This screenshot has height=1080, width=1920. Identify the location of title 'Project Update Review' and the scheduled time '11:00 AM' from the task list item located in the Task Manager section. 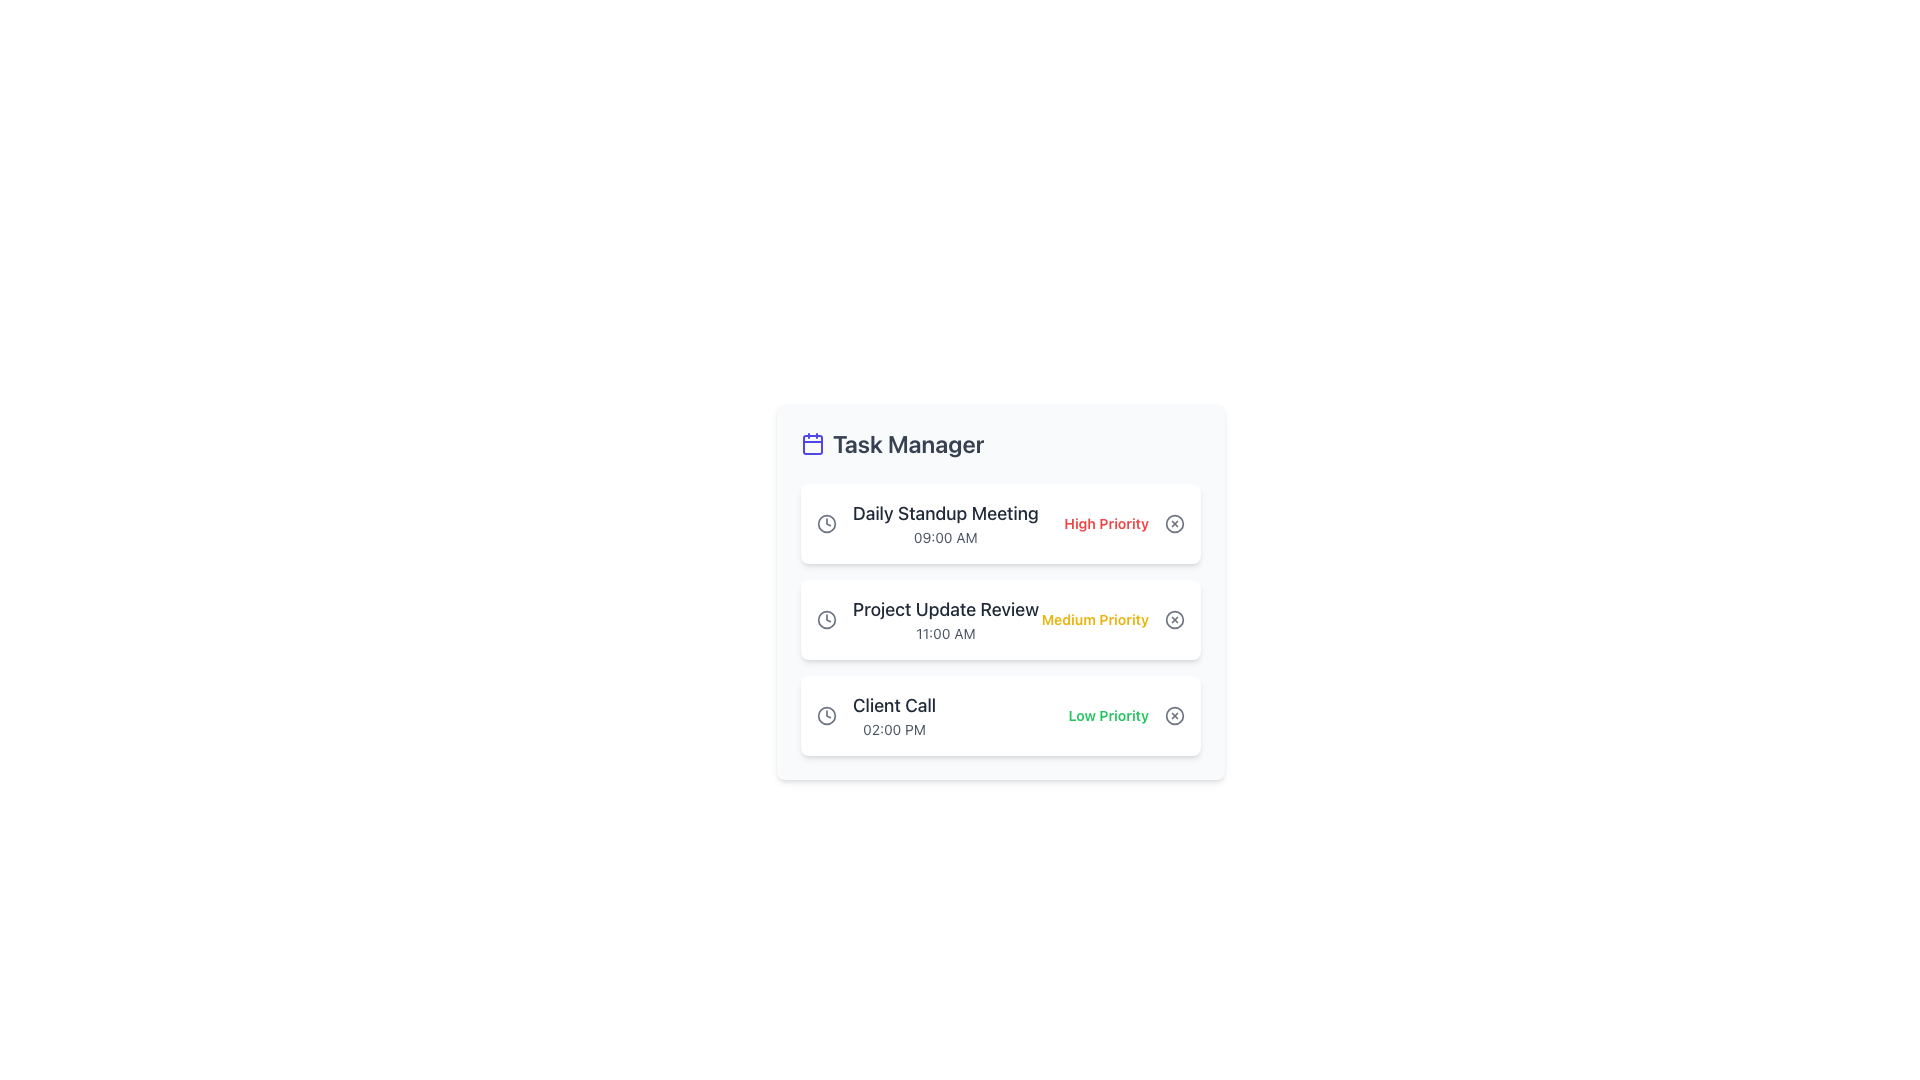
(926, 619).